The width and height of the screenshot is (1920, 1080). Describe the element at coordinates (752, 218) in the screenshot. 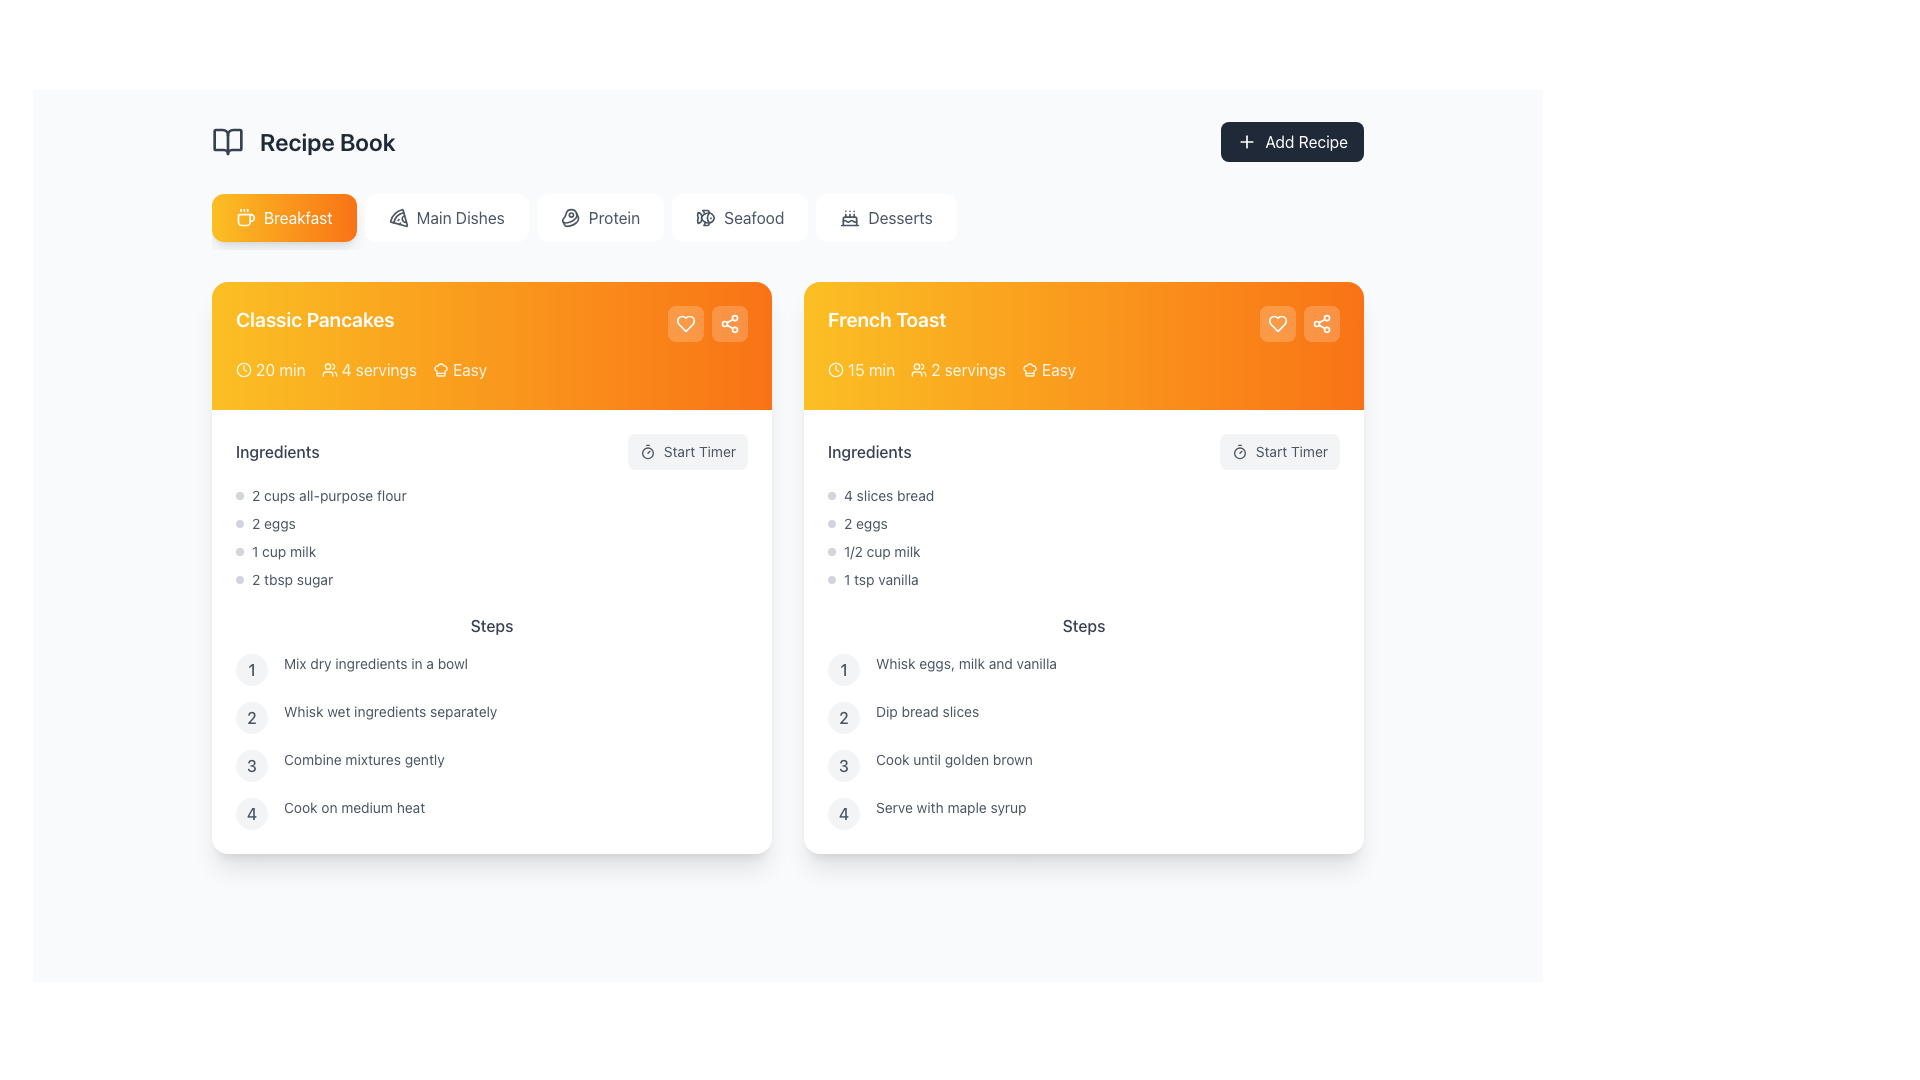

I see `the 'Seafood' tab within the navigation bar` at that location.